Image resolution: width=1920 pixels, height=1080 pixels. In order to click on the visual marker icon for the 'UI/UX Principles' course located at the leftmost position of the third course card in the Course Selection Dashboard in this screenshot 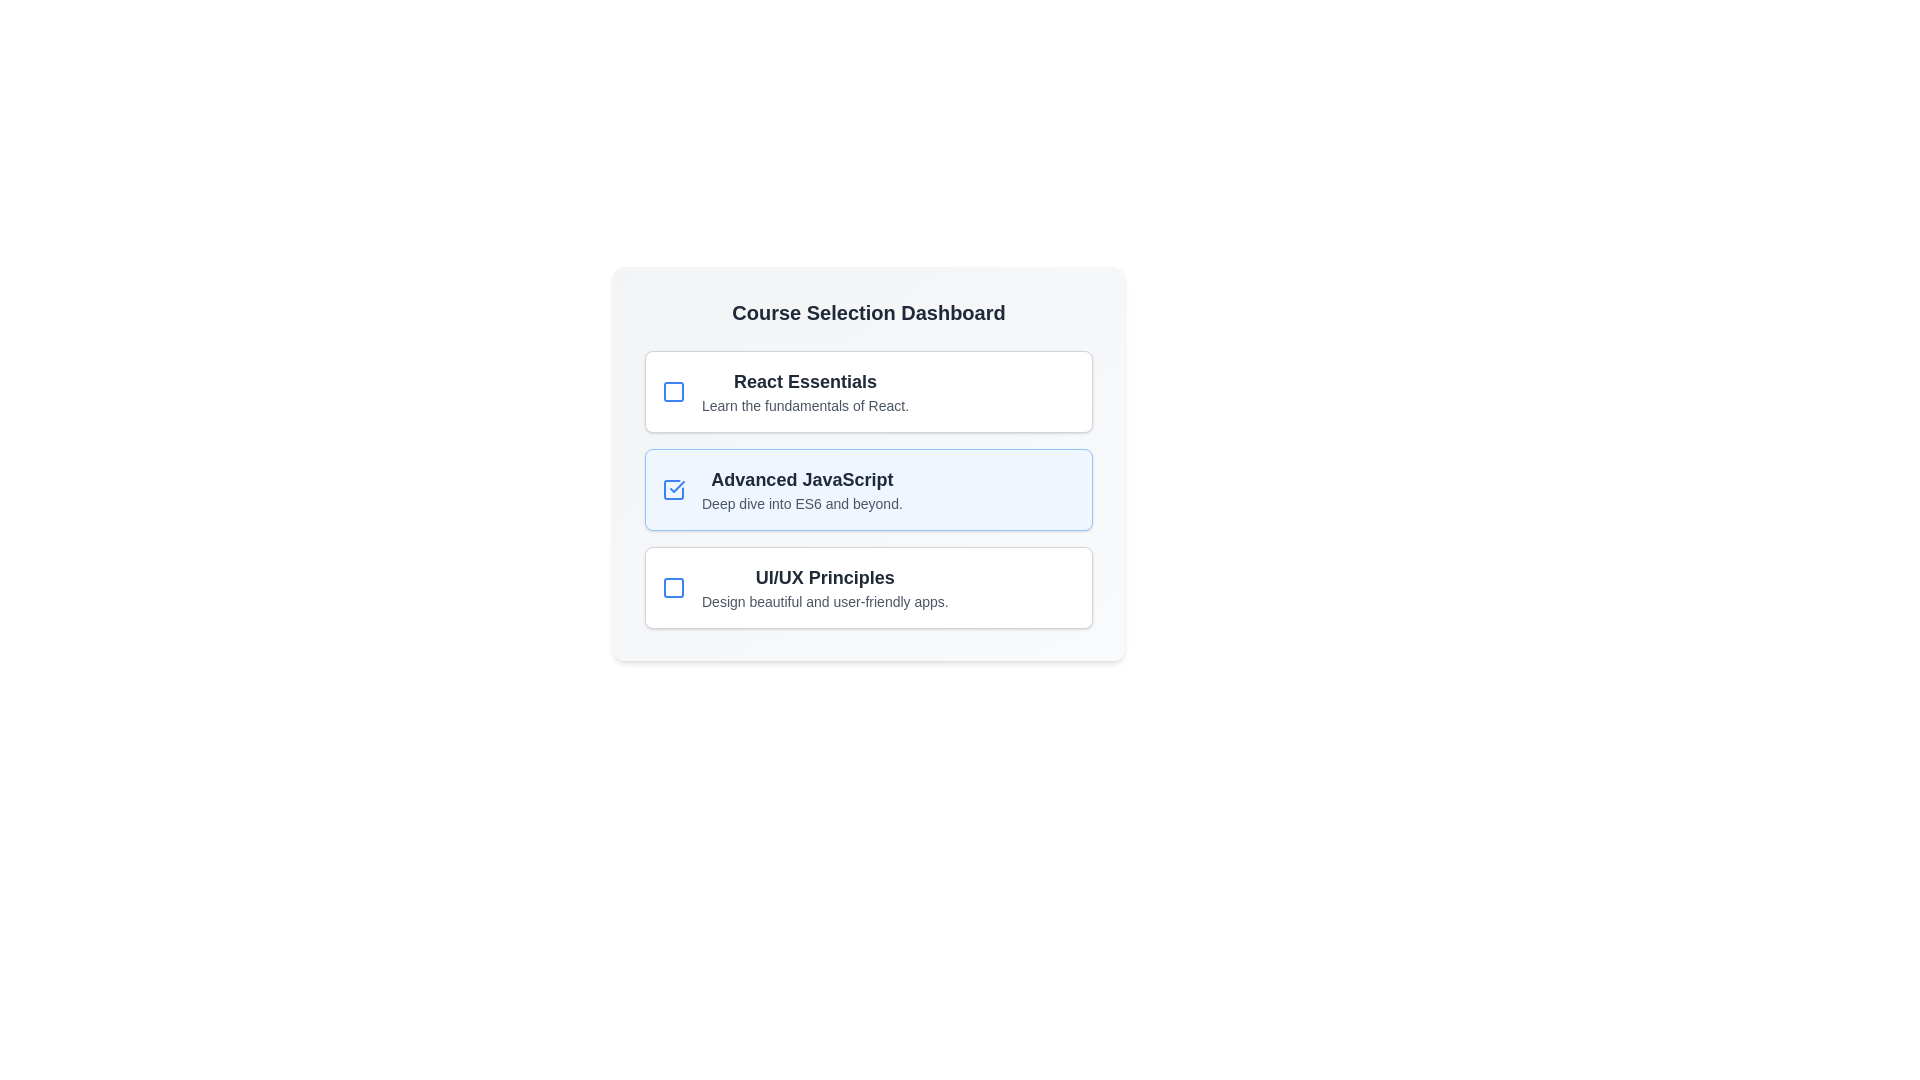, I will do `click(673, 586)`.